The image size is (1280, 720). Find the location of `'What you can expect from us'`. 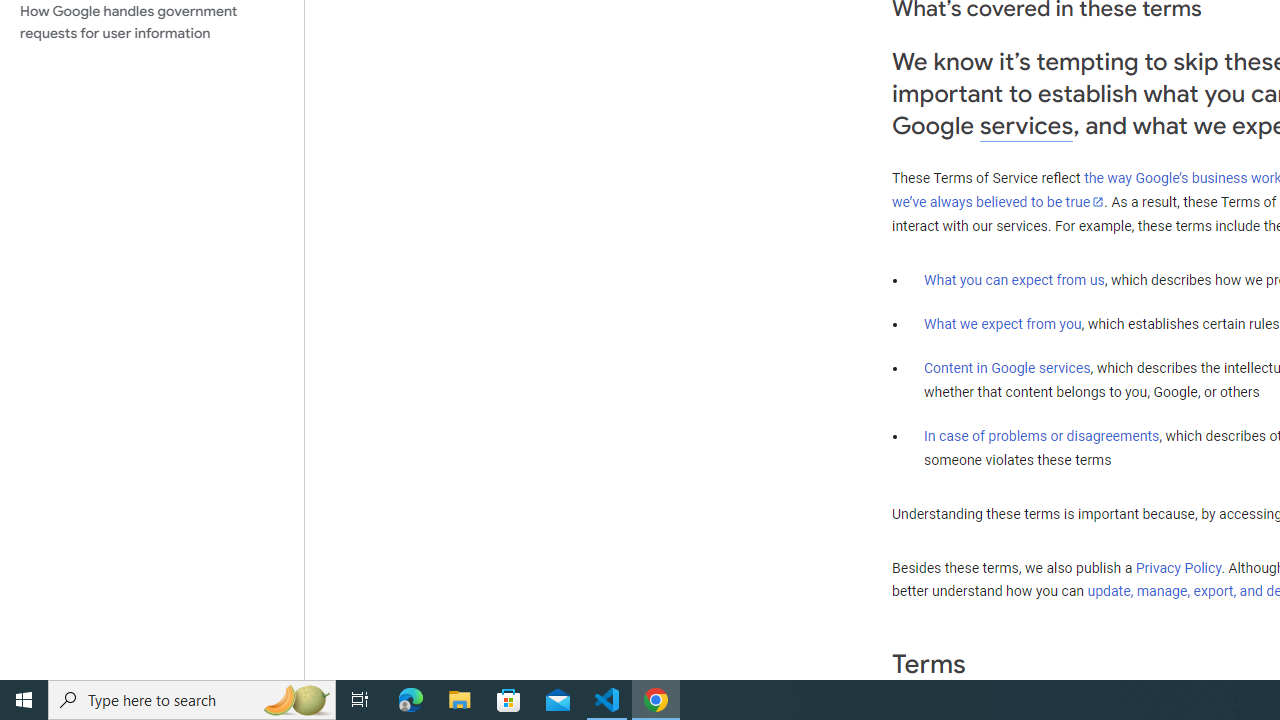

'What you can expect from us' is located at coordinates (1014, 279).